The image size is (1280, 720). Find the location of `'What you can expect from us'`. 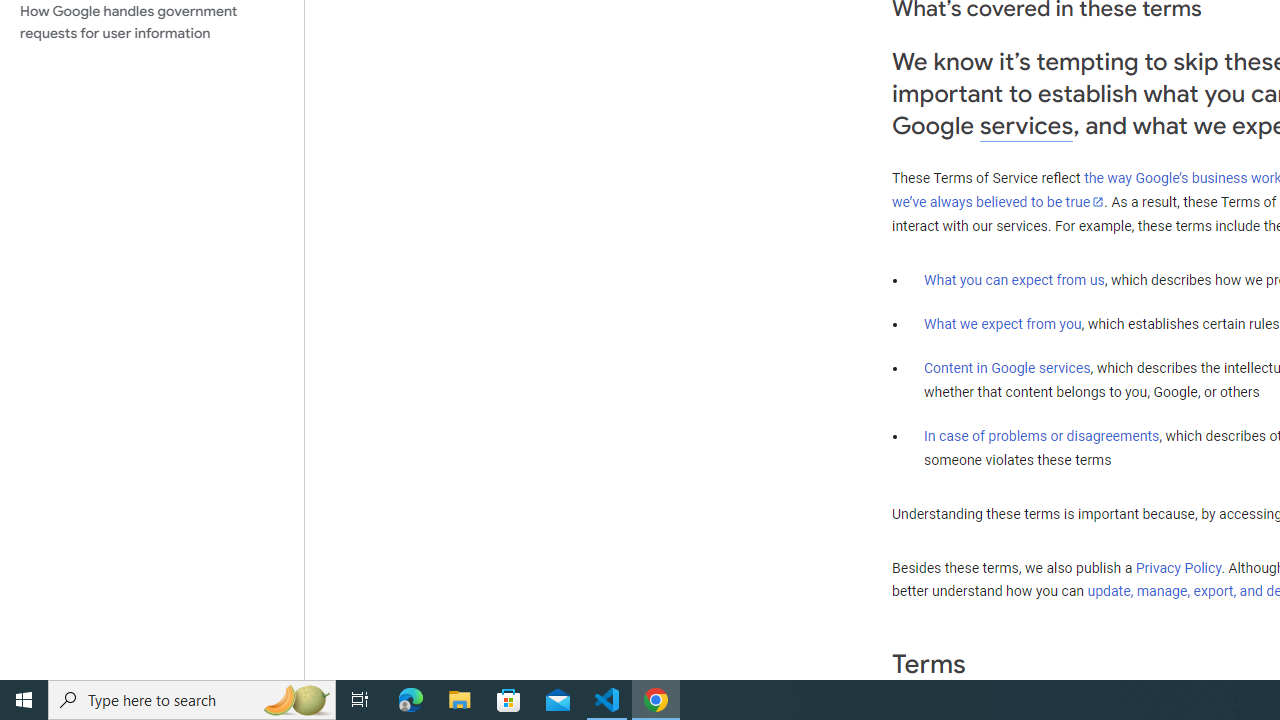

'What you can expect from us' is located at coordinates (1014, 279).